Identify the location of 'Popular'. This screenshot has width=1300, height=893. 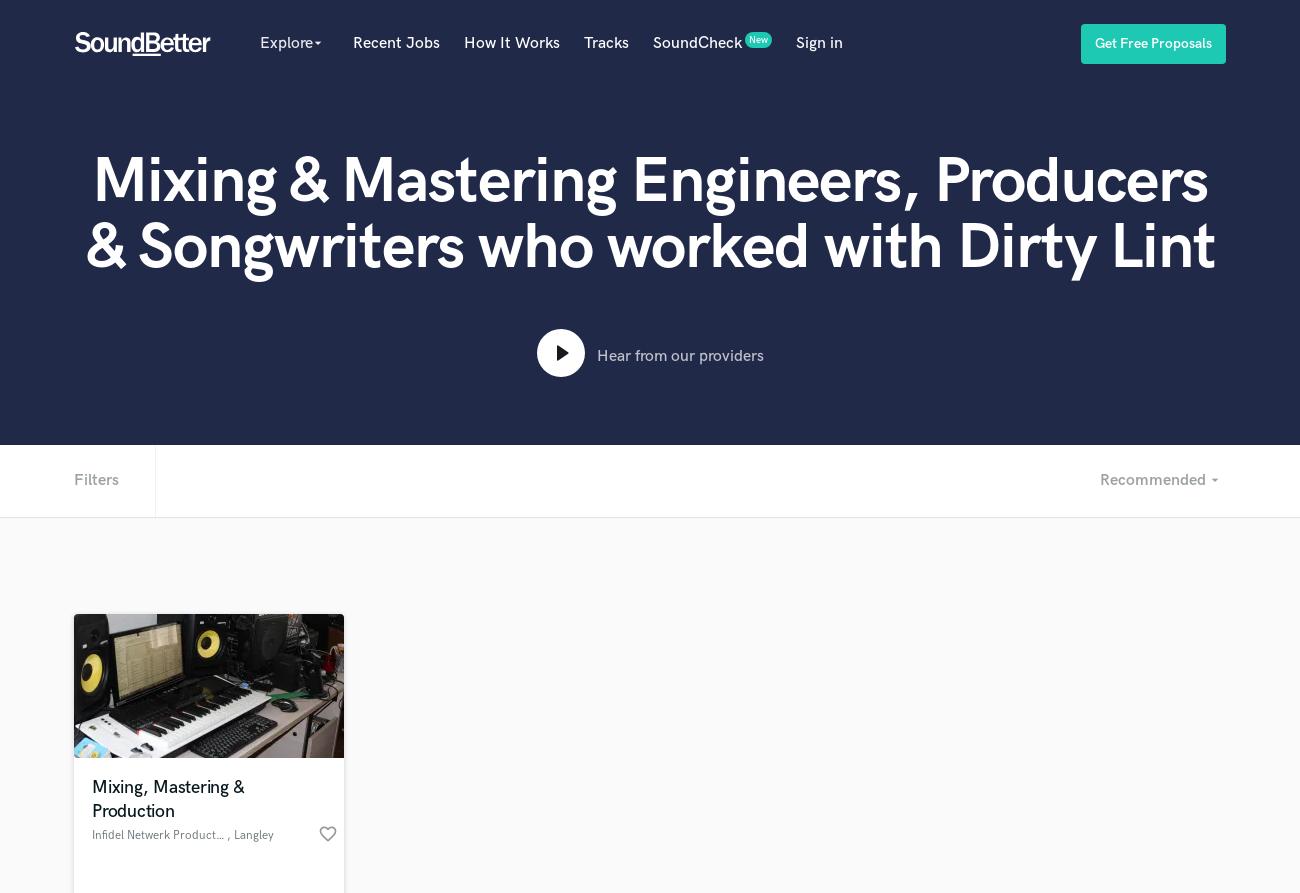
(303, 83).